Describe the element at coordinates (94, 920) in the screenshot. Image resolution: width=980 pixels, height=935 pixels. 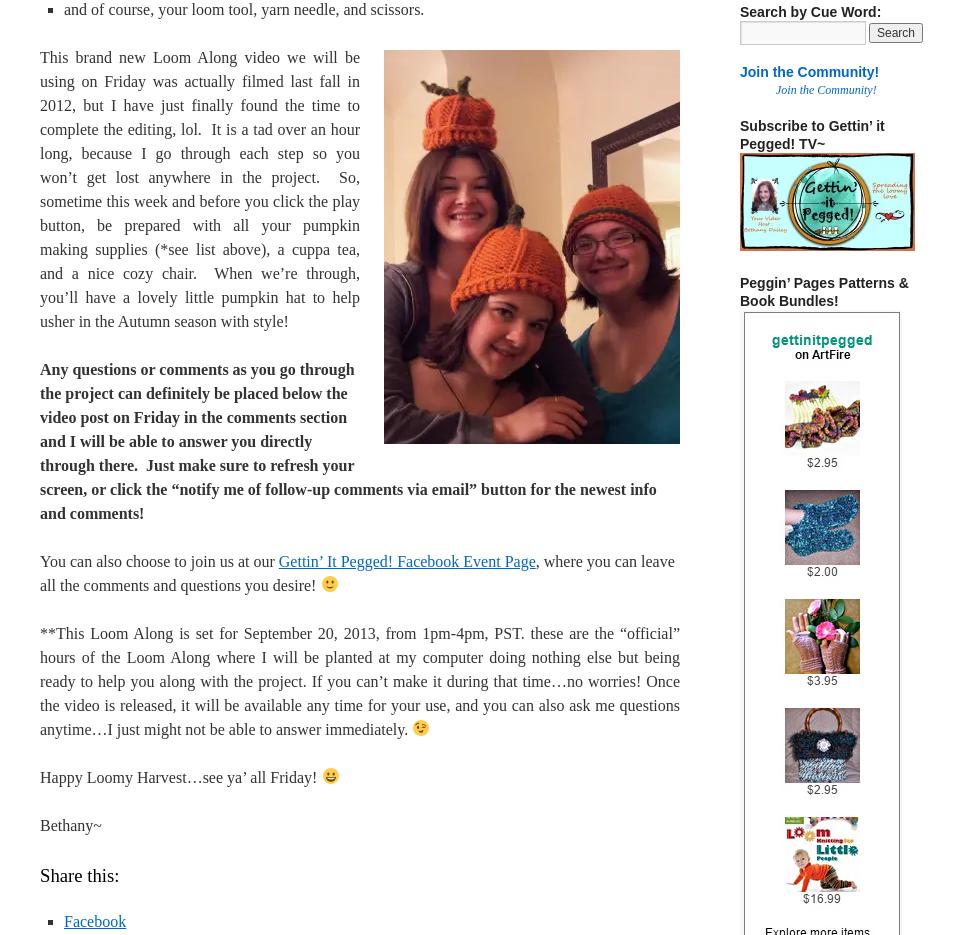
I see `'Facebook'` at that location.